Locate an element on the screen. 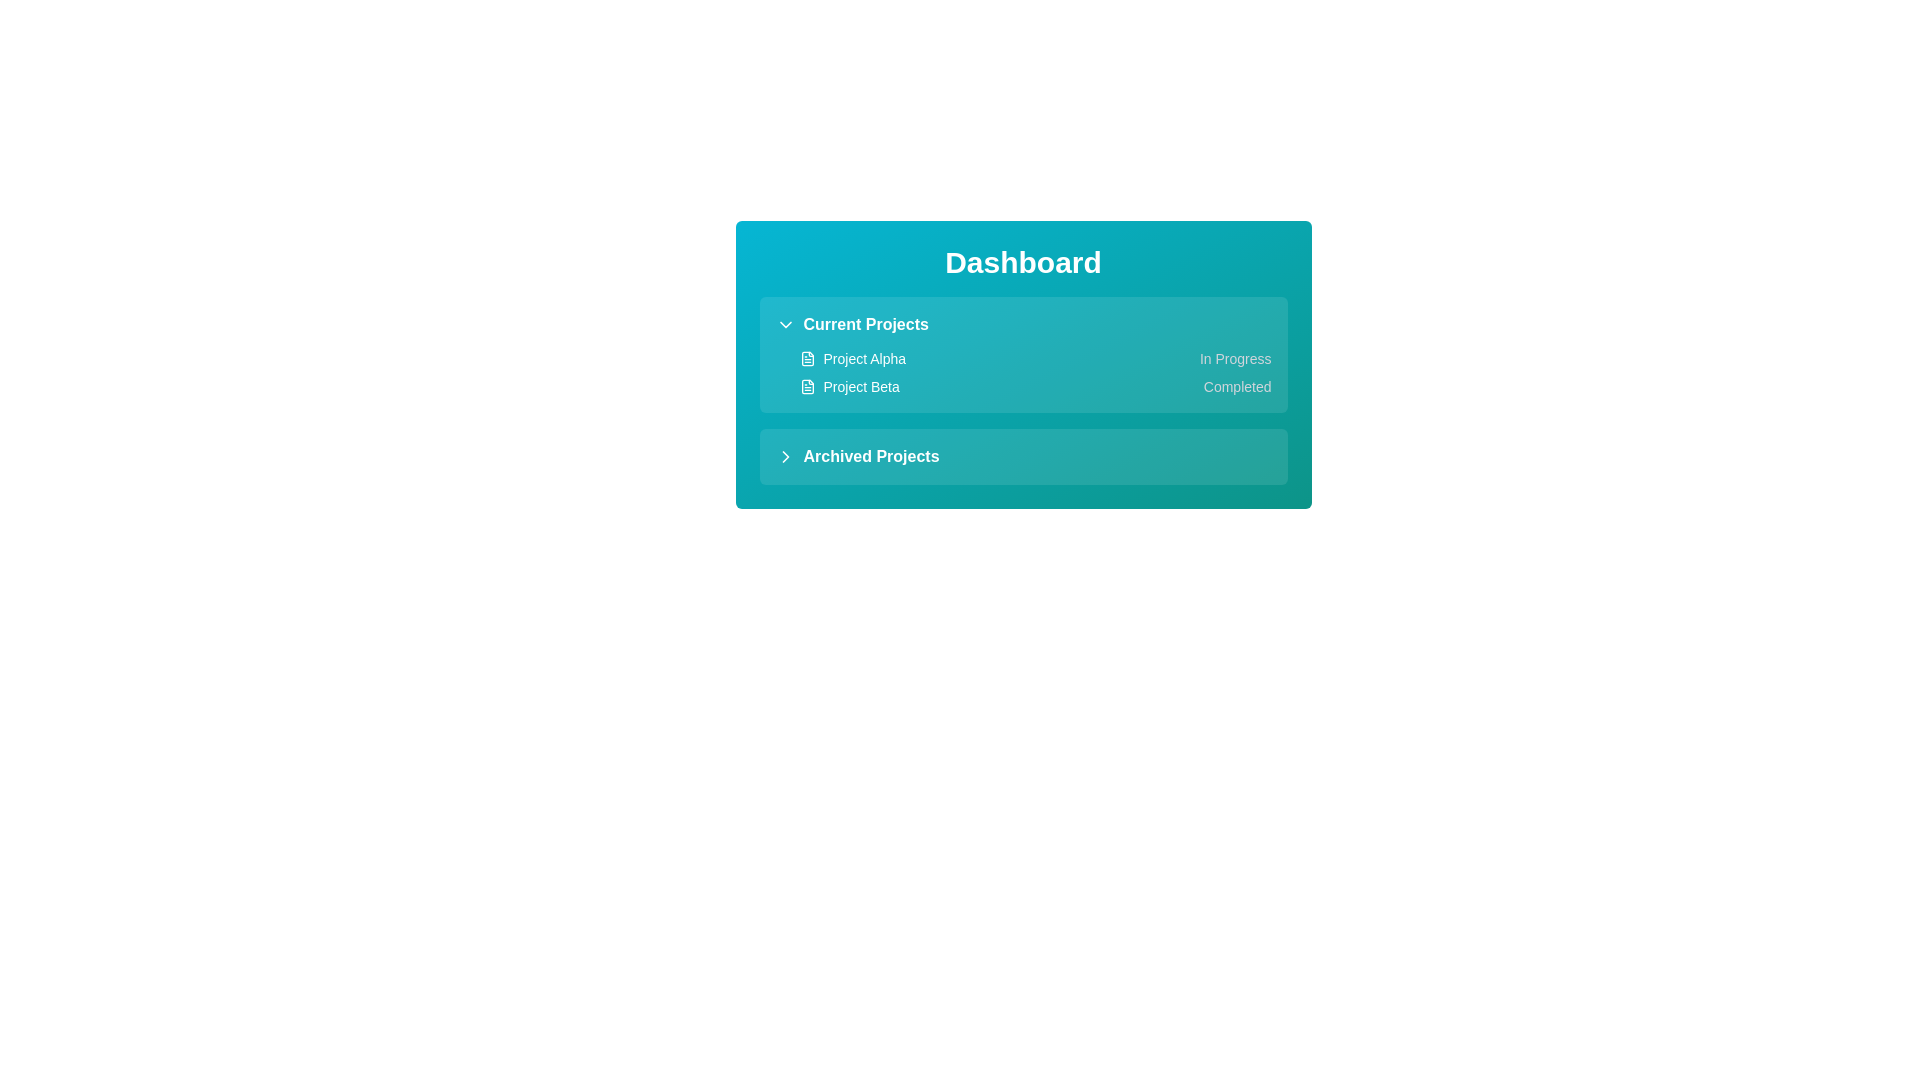  the text label displaying 'Project Alpha', which is styled with white text on a teal background and is positioned next to a document icon is located at coordinates (864, 357).